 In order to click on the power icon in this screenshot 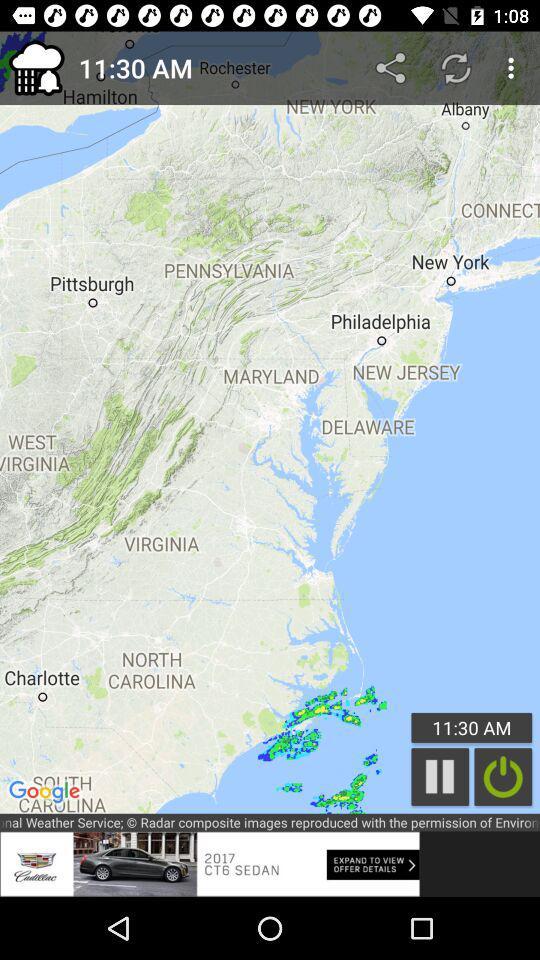, I will do `click(502, 776)`.